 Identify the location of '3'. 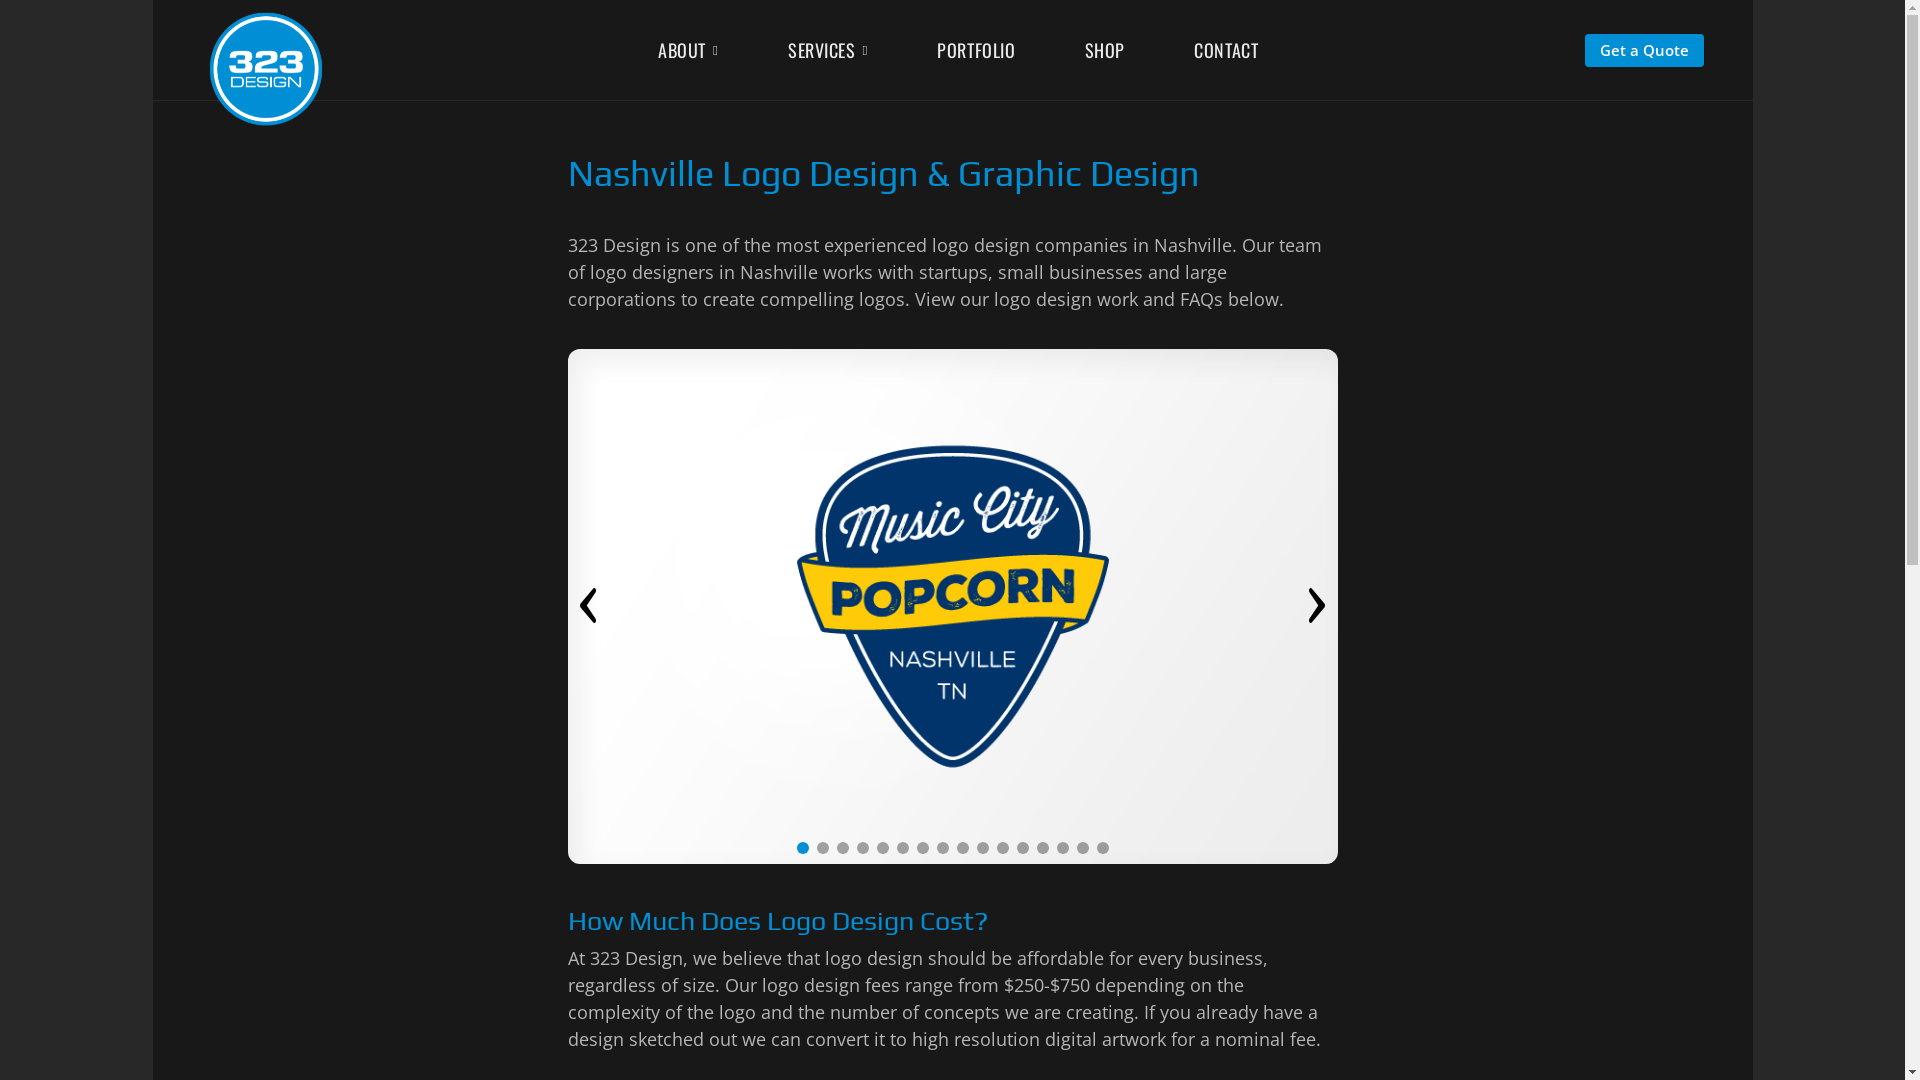
(841, 848).